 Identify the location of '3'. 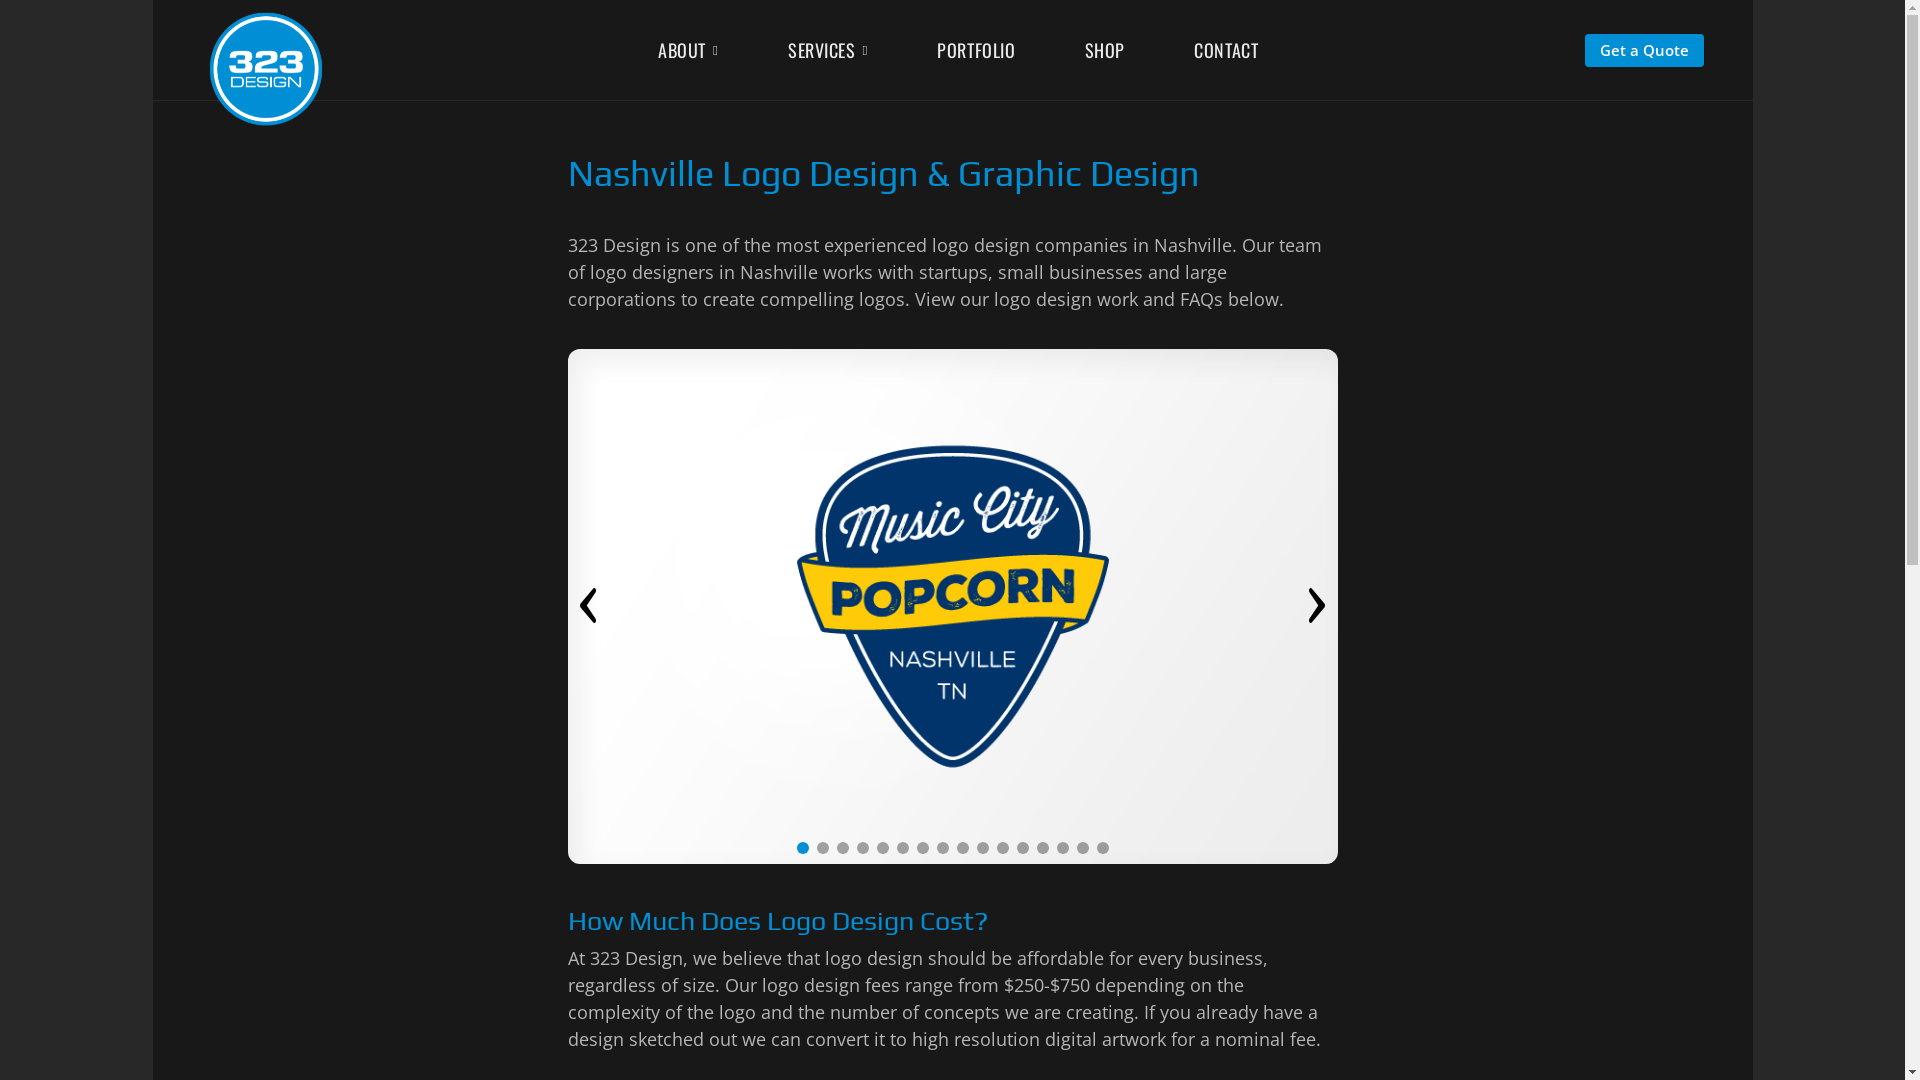
(841, 848).